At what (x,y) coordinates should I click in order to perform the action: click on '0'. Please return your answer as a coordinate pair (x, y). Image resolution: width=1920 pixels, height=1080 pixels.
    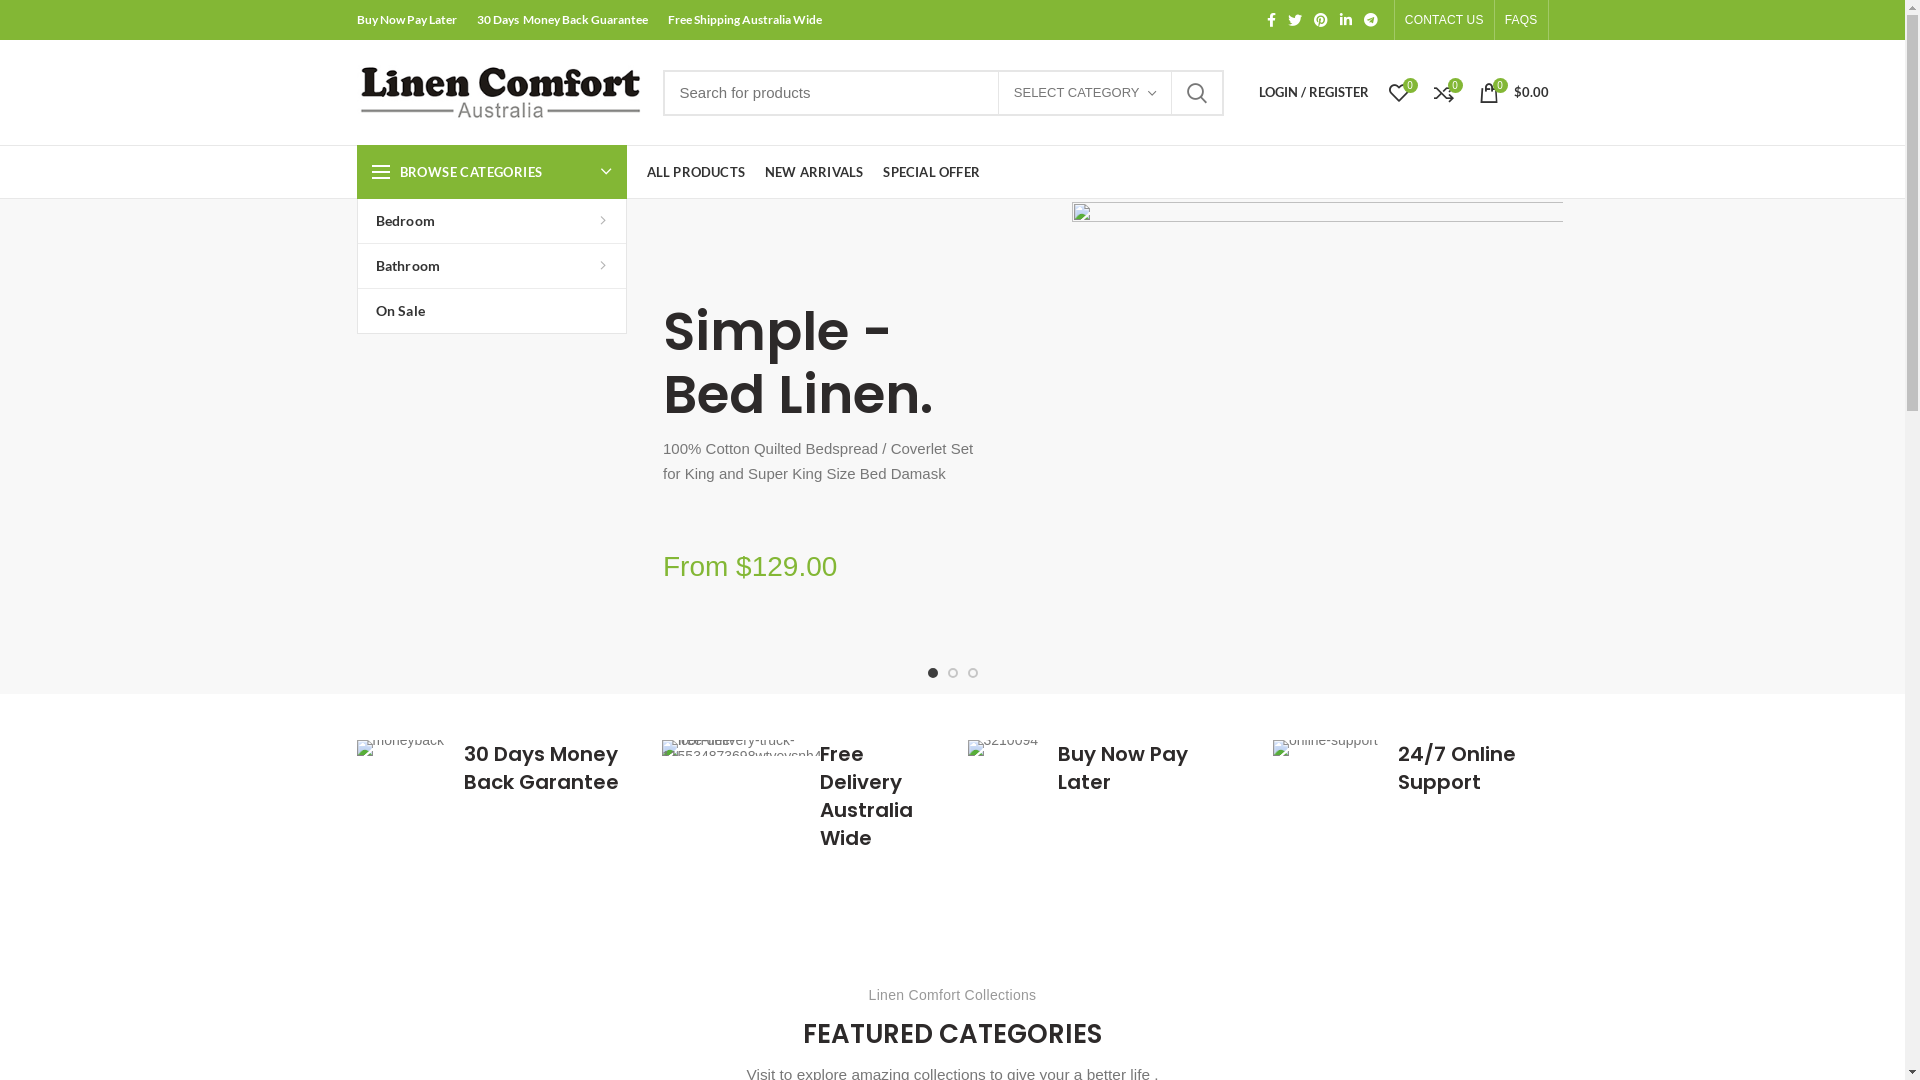
    Looking at the image, I should click on (1396, 92).